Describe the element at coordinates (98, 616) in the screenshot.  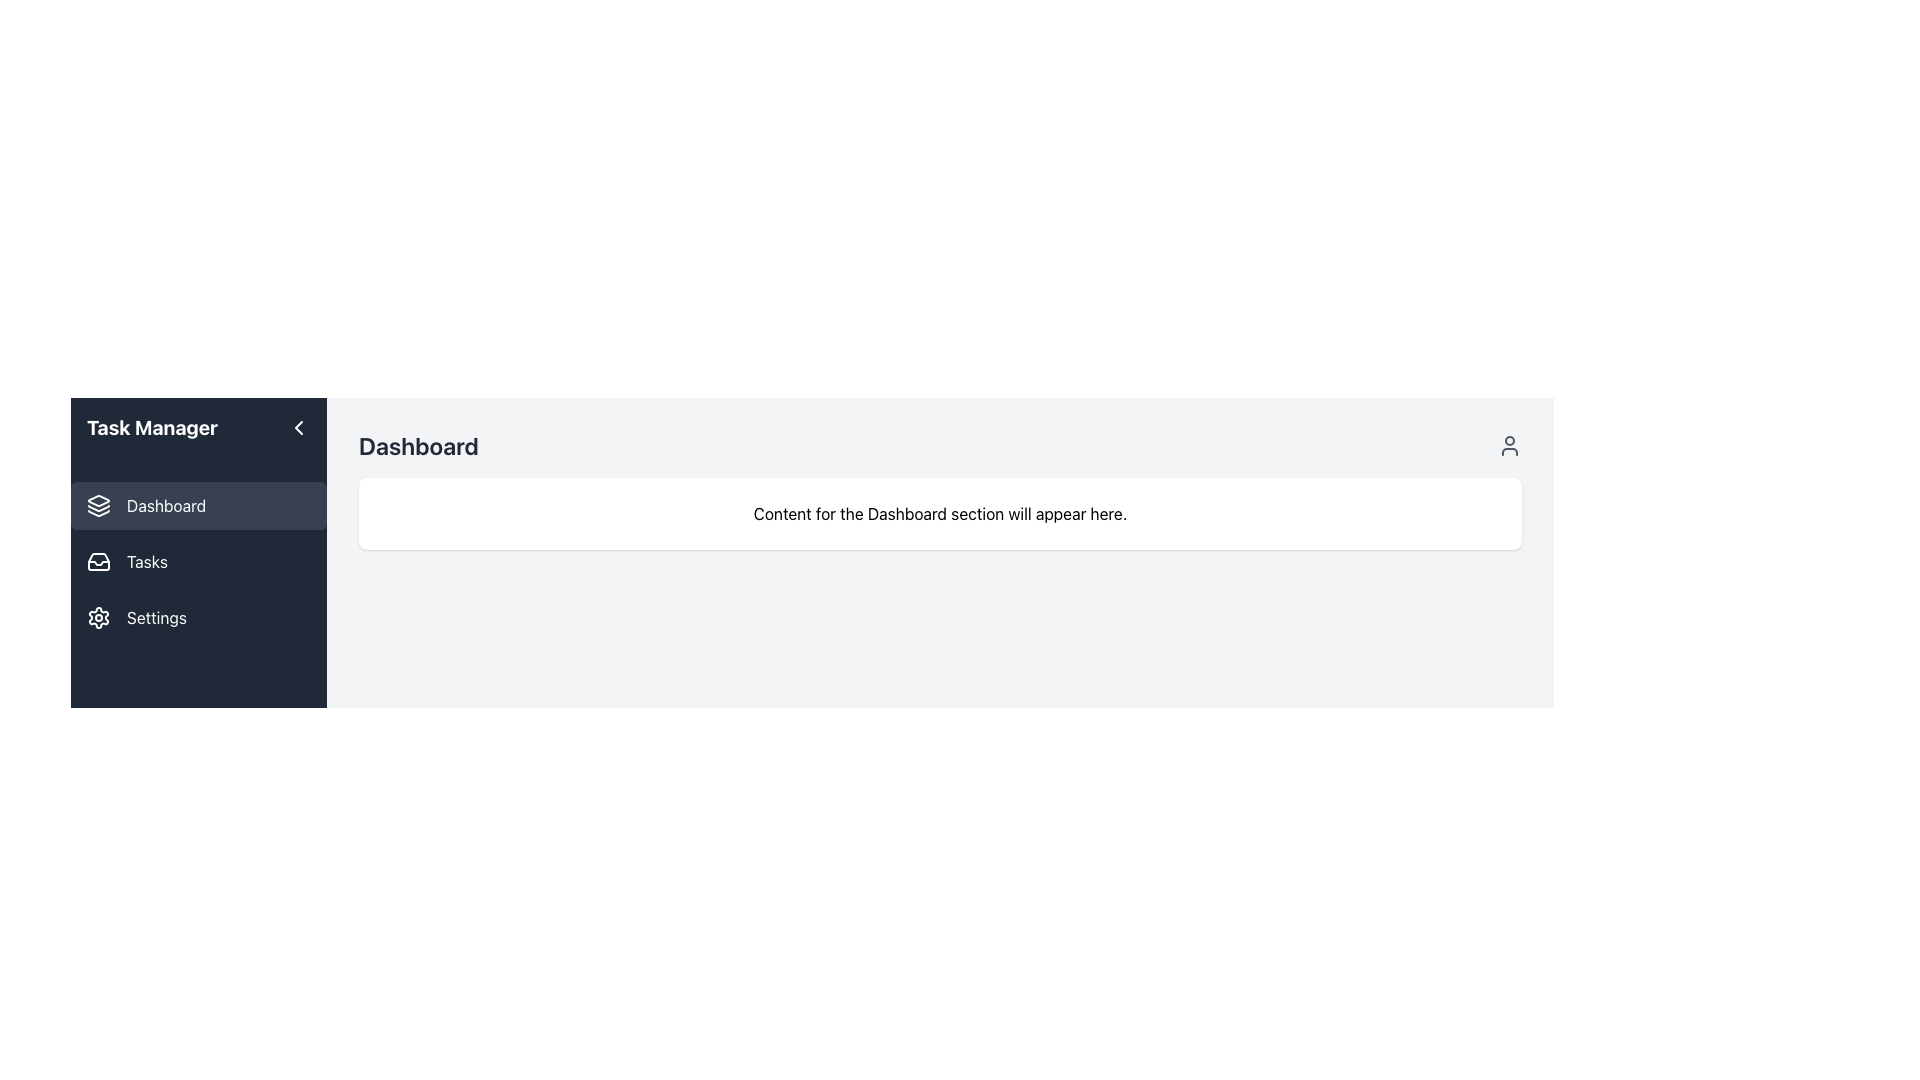
I see `the gear icon representing settings` at that location.